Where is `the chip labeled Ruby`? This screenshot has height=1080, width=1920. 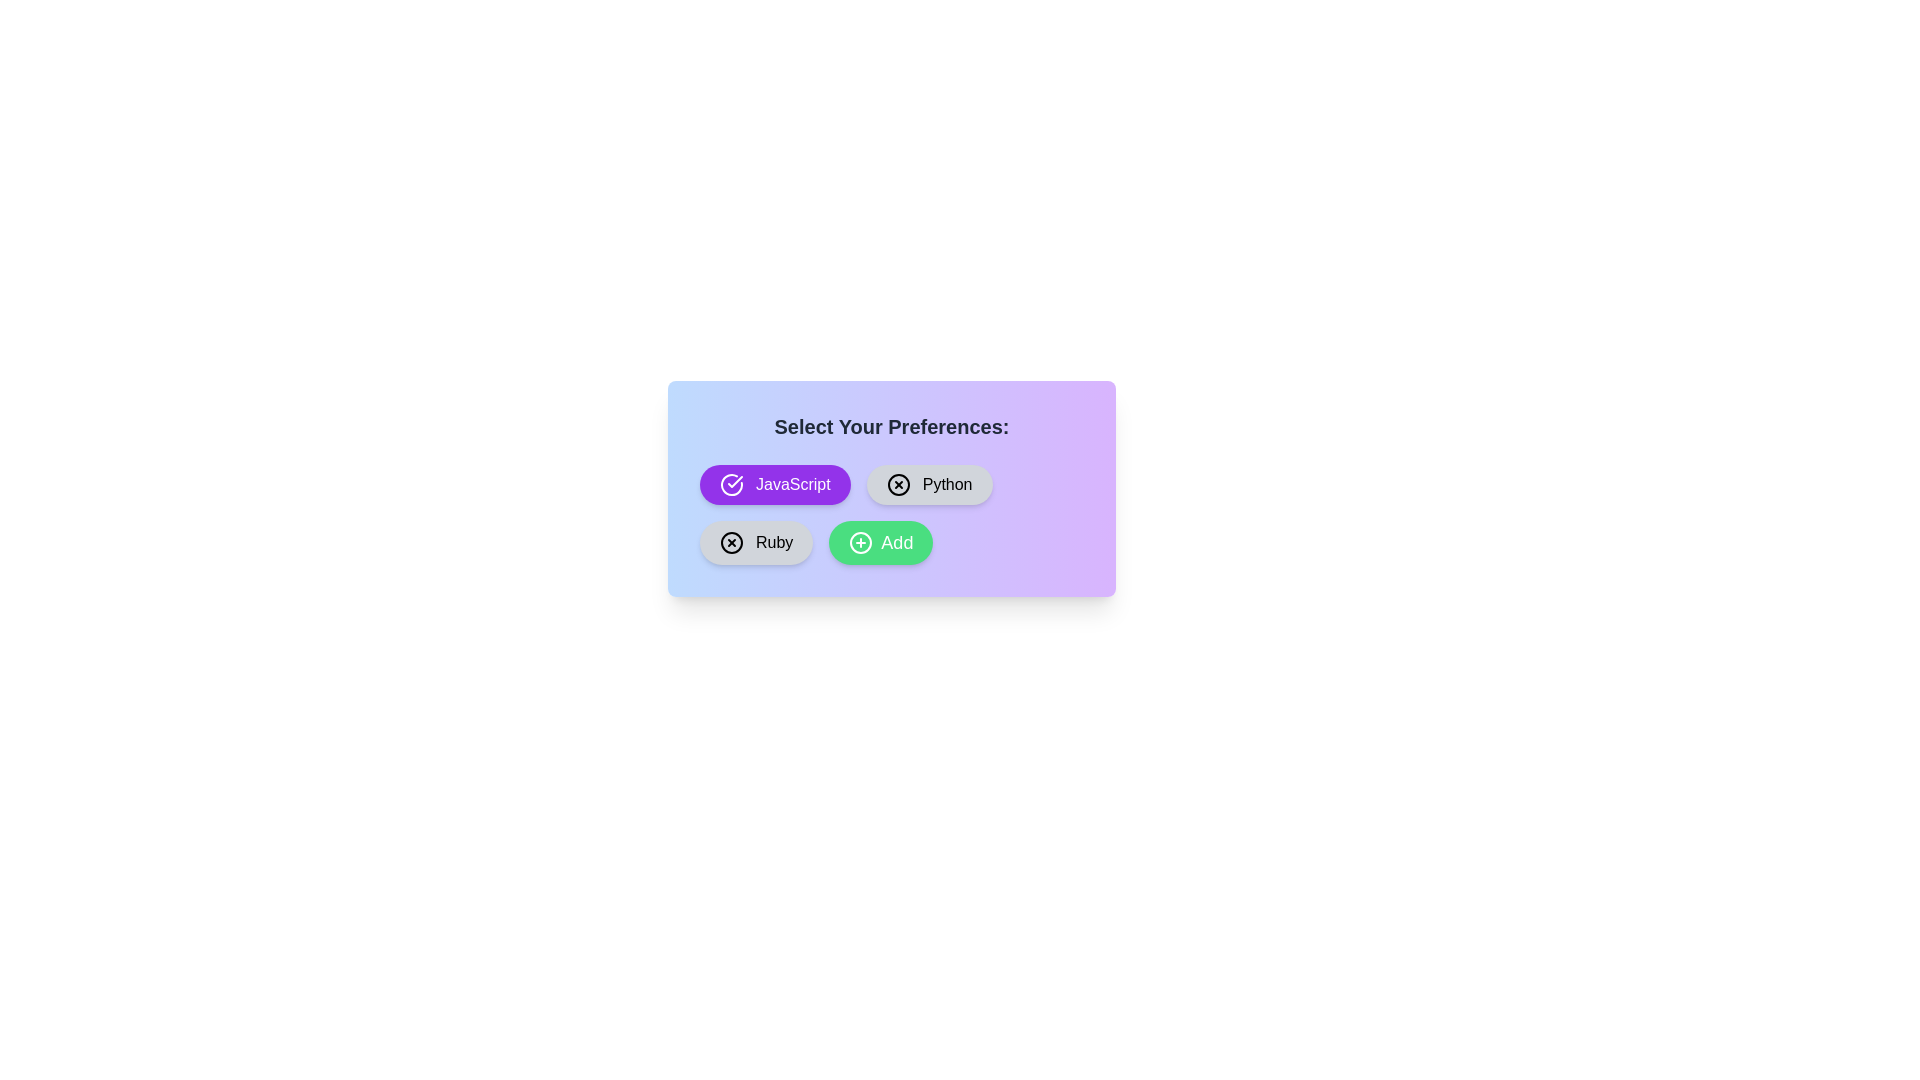
the chip labeled Ruby is located at coordinates (756, 543).